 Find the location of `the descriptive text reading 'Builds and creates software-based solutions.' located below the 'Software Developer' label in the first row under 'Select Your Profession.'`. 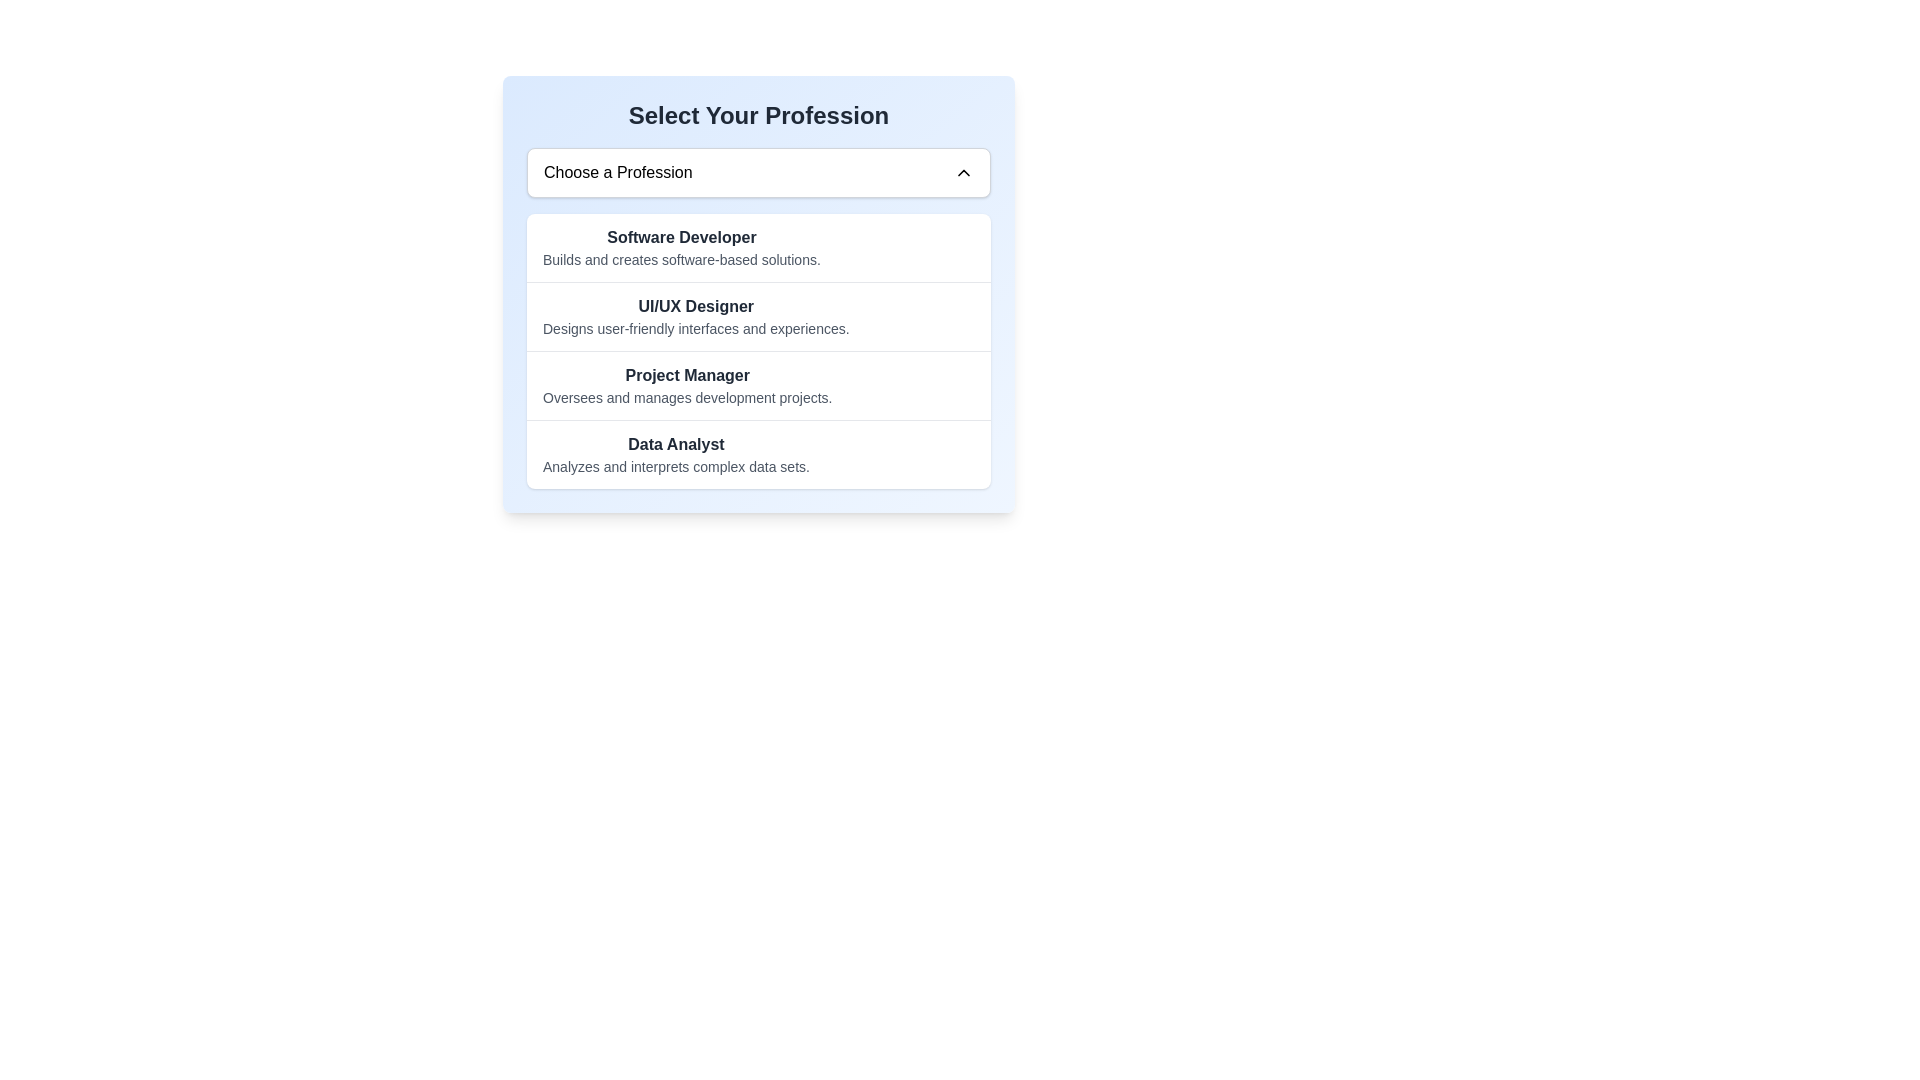

the descriptive text reading 'Builds and creates software-based solutions.' located below the 'Software Developer' label in the first row under 'Select Your Profession.' is located at coordinates (681, 258).